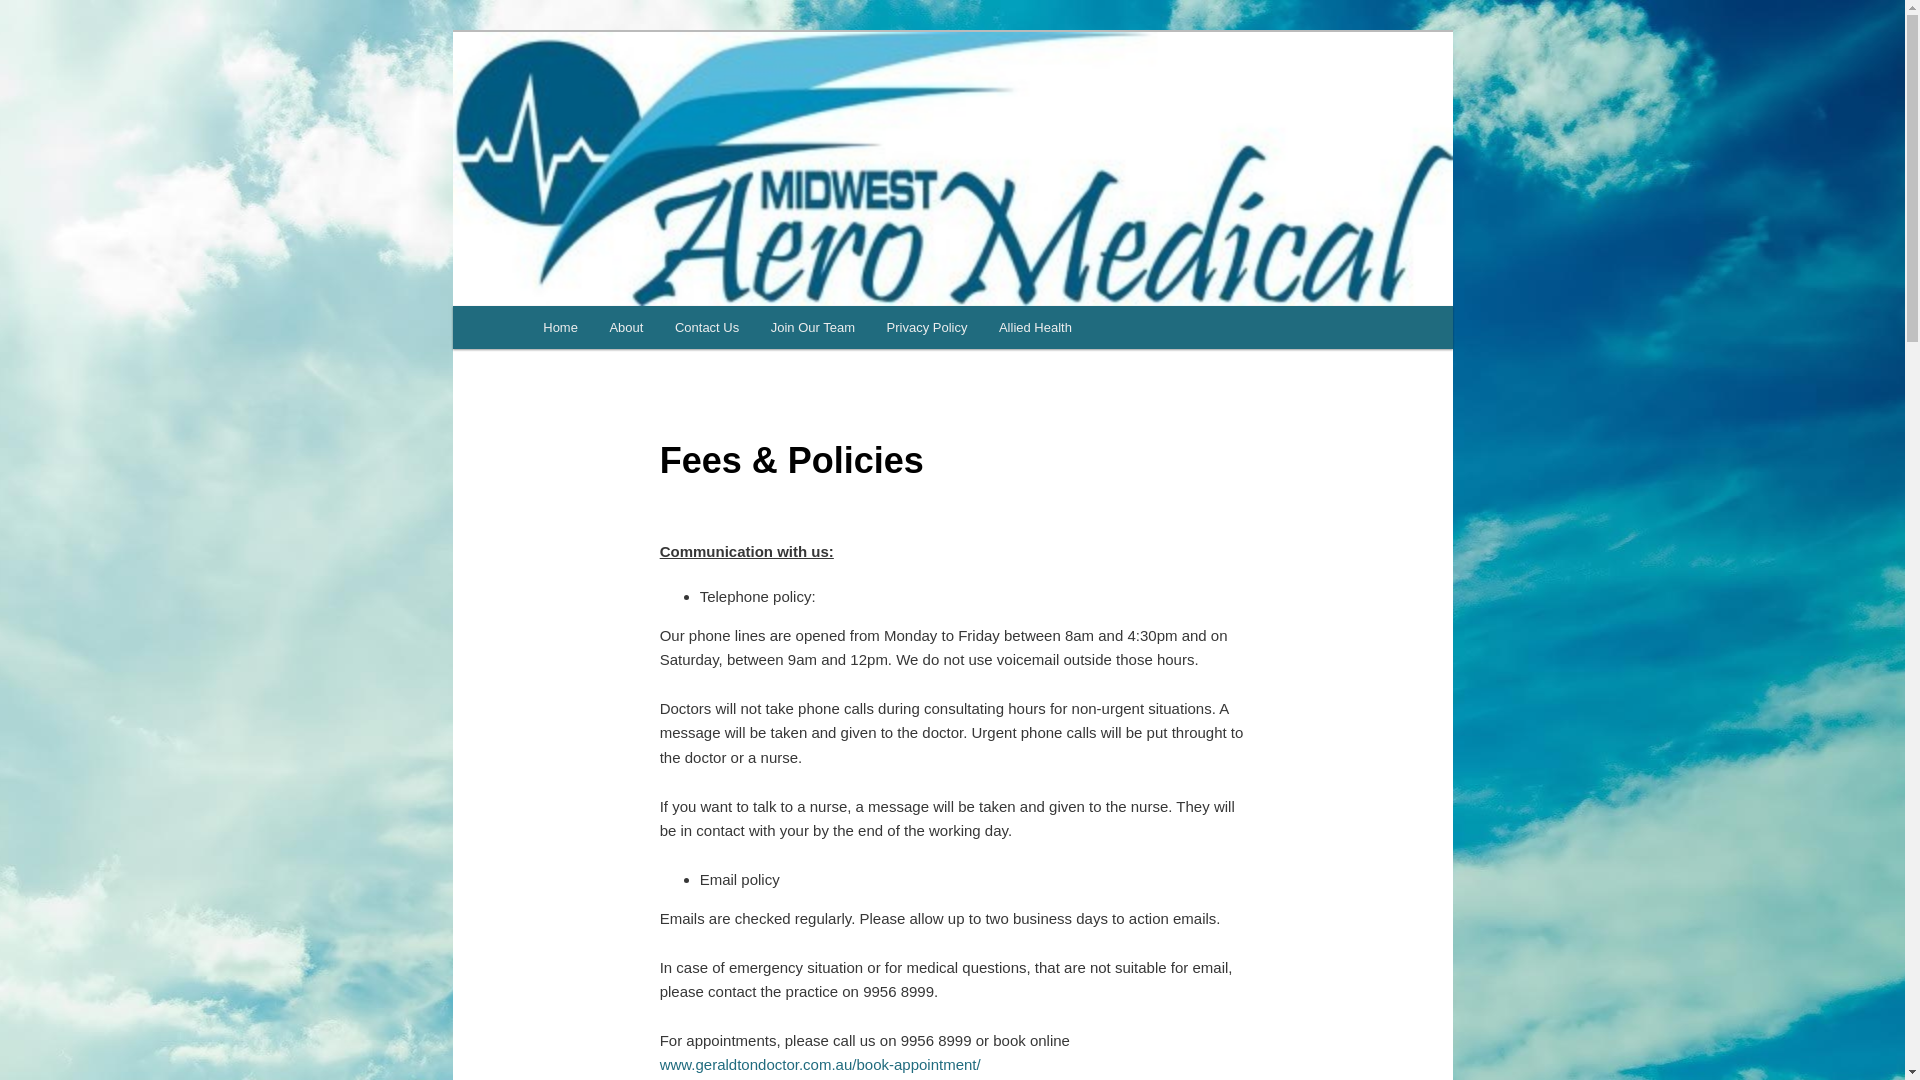 The height and width of the screenshot is (1080, 1920). I want to click on 'Home', so click(528, 326).